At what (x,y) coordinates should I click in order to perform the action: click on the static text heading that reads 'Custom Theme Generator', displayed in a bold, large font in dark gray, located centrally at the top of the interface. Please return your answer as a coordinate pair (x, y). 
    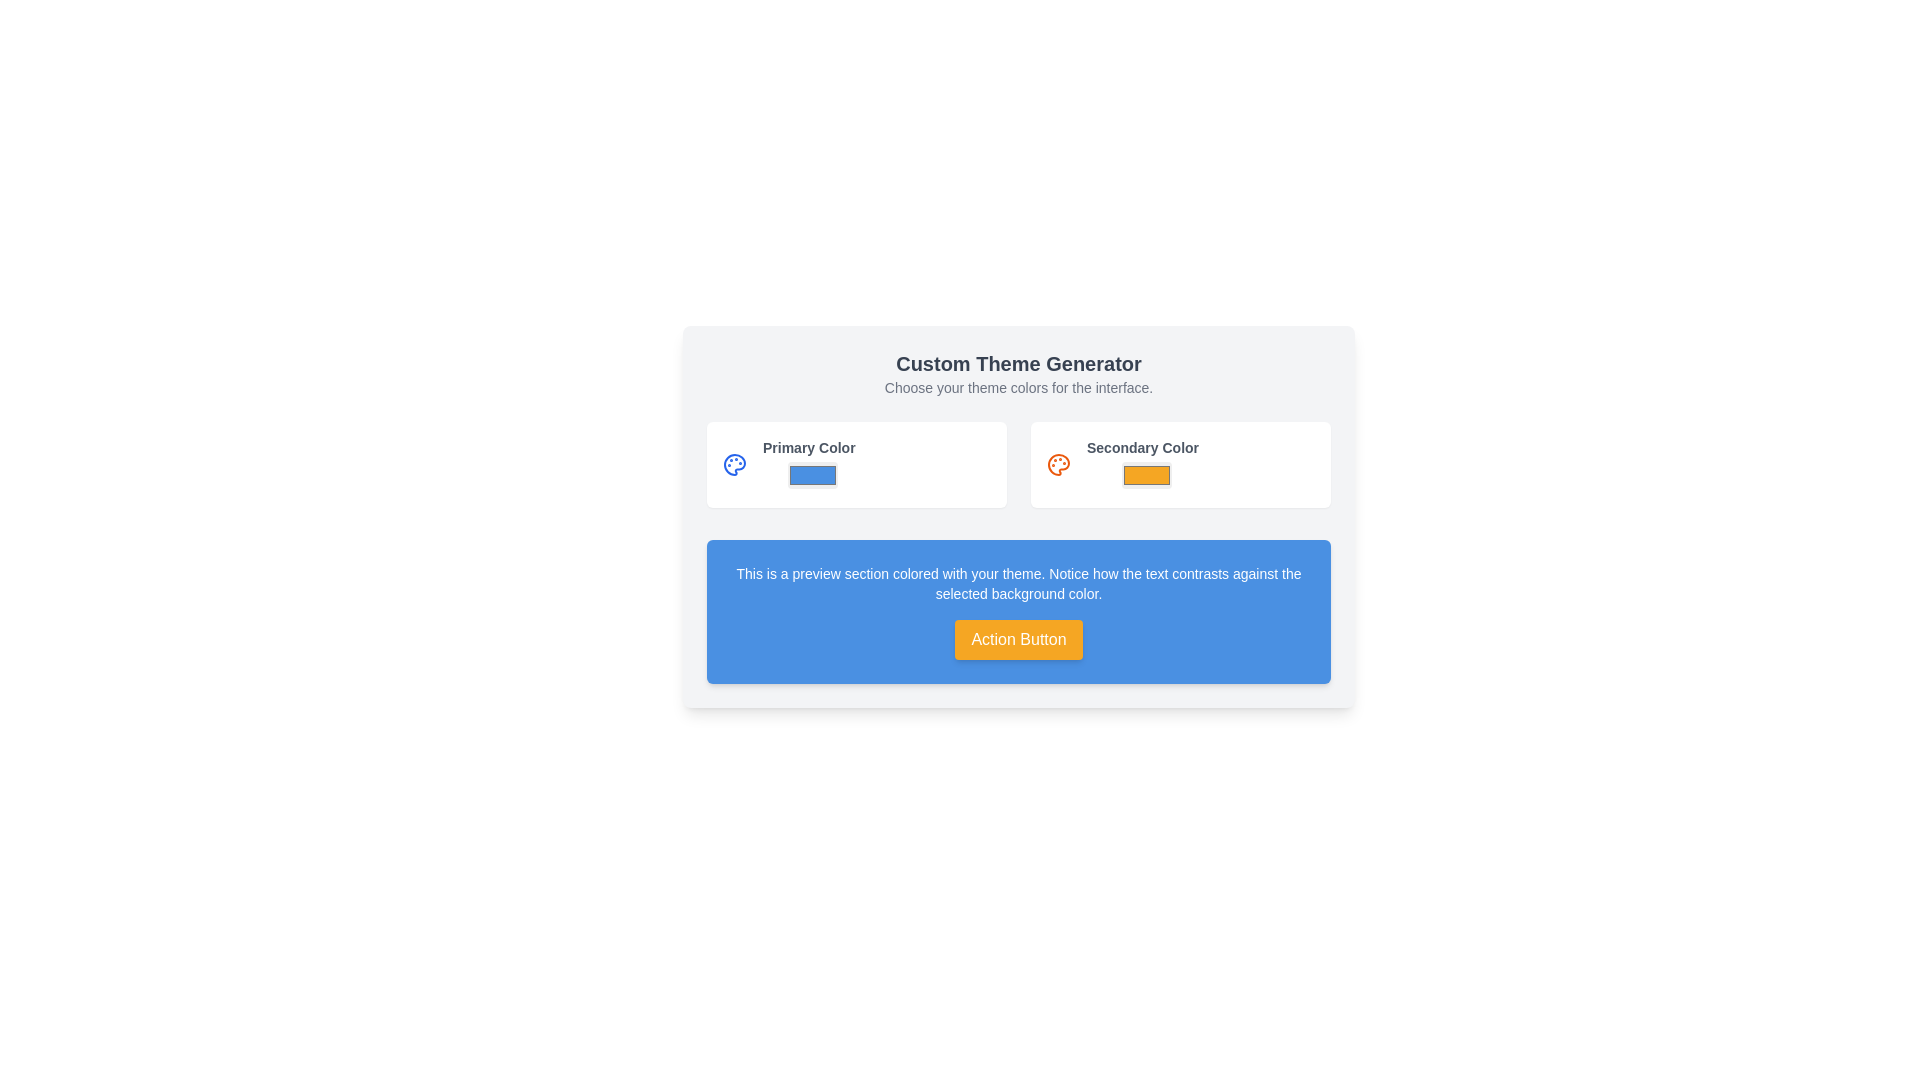
    Looking at the image, I should click on (1018, 363).